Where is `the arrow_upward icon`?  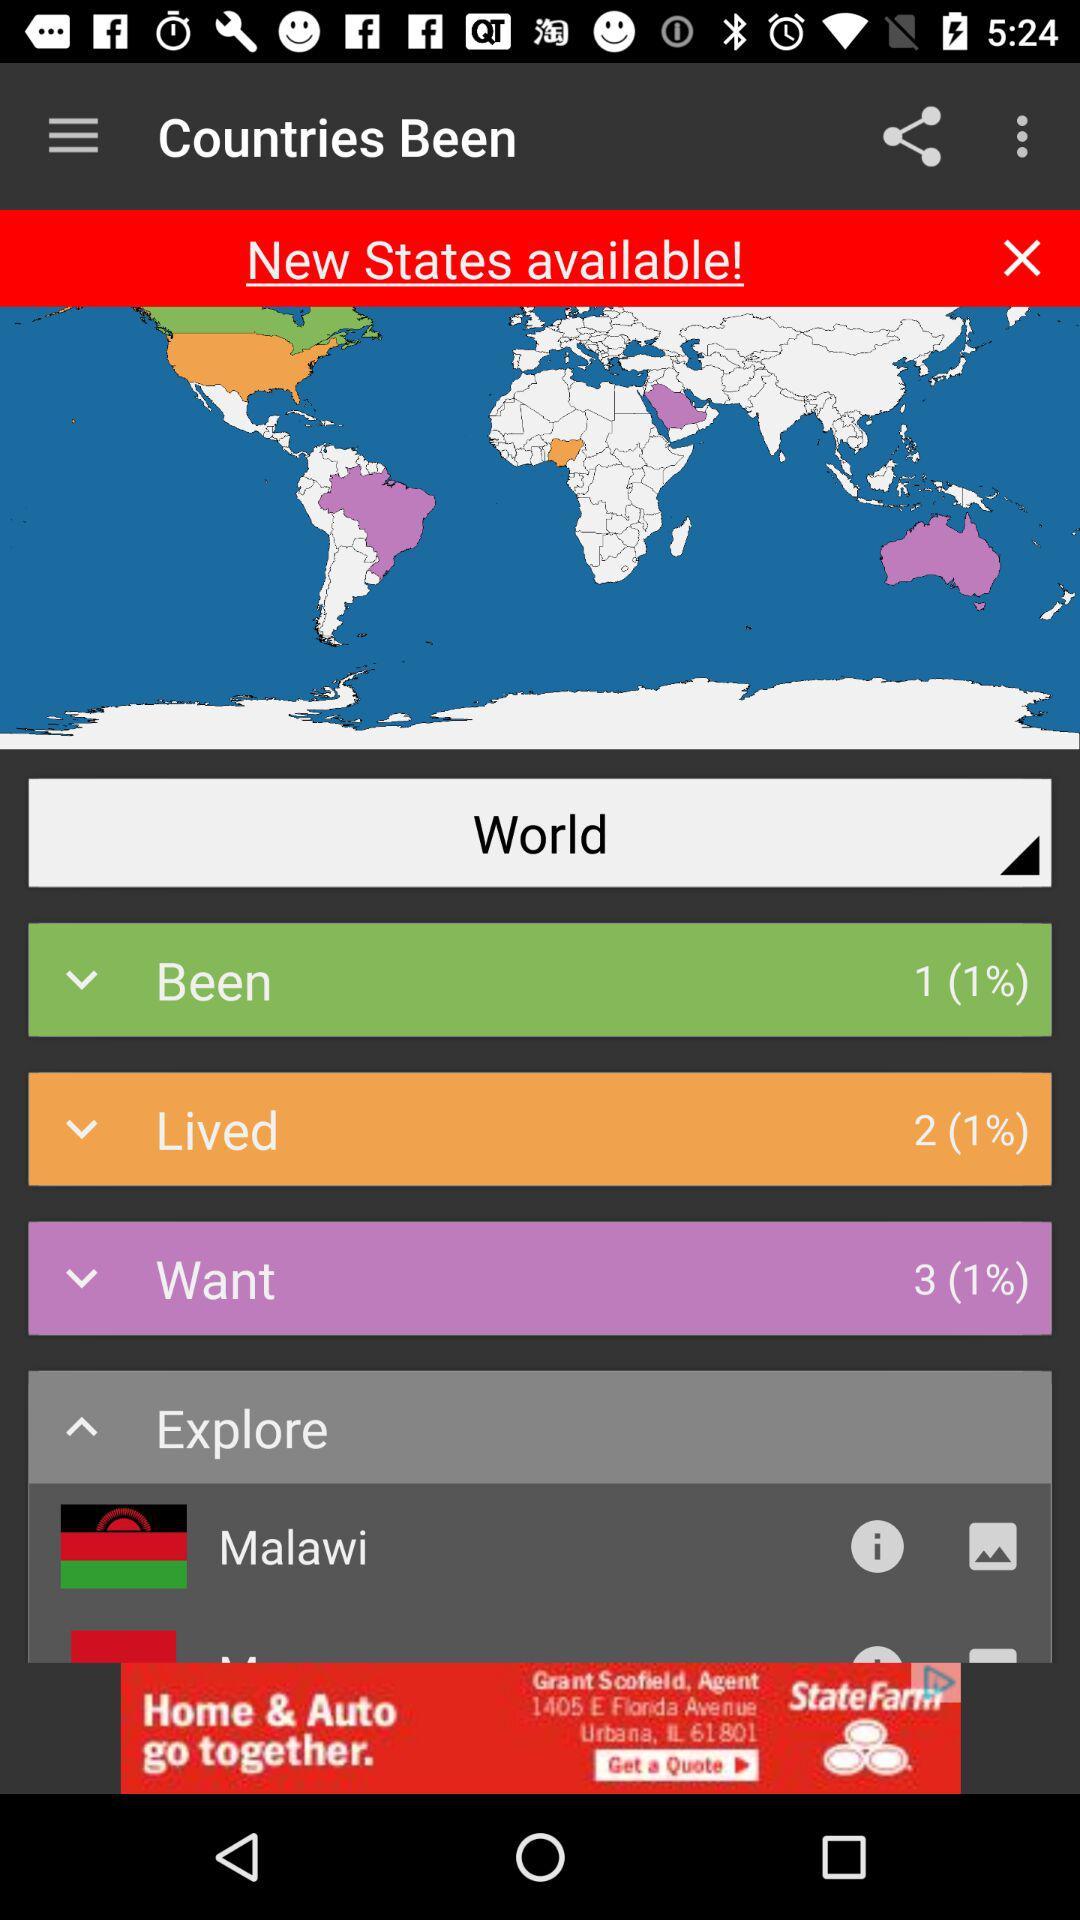 the arrow_upward icon is located at coordinates (876, 1651).